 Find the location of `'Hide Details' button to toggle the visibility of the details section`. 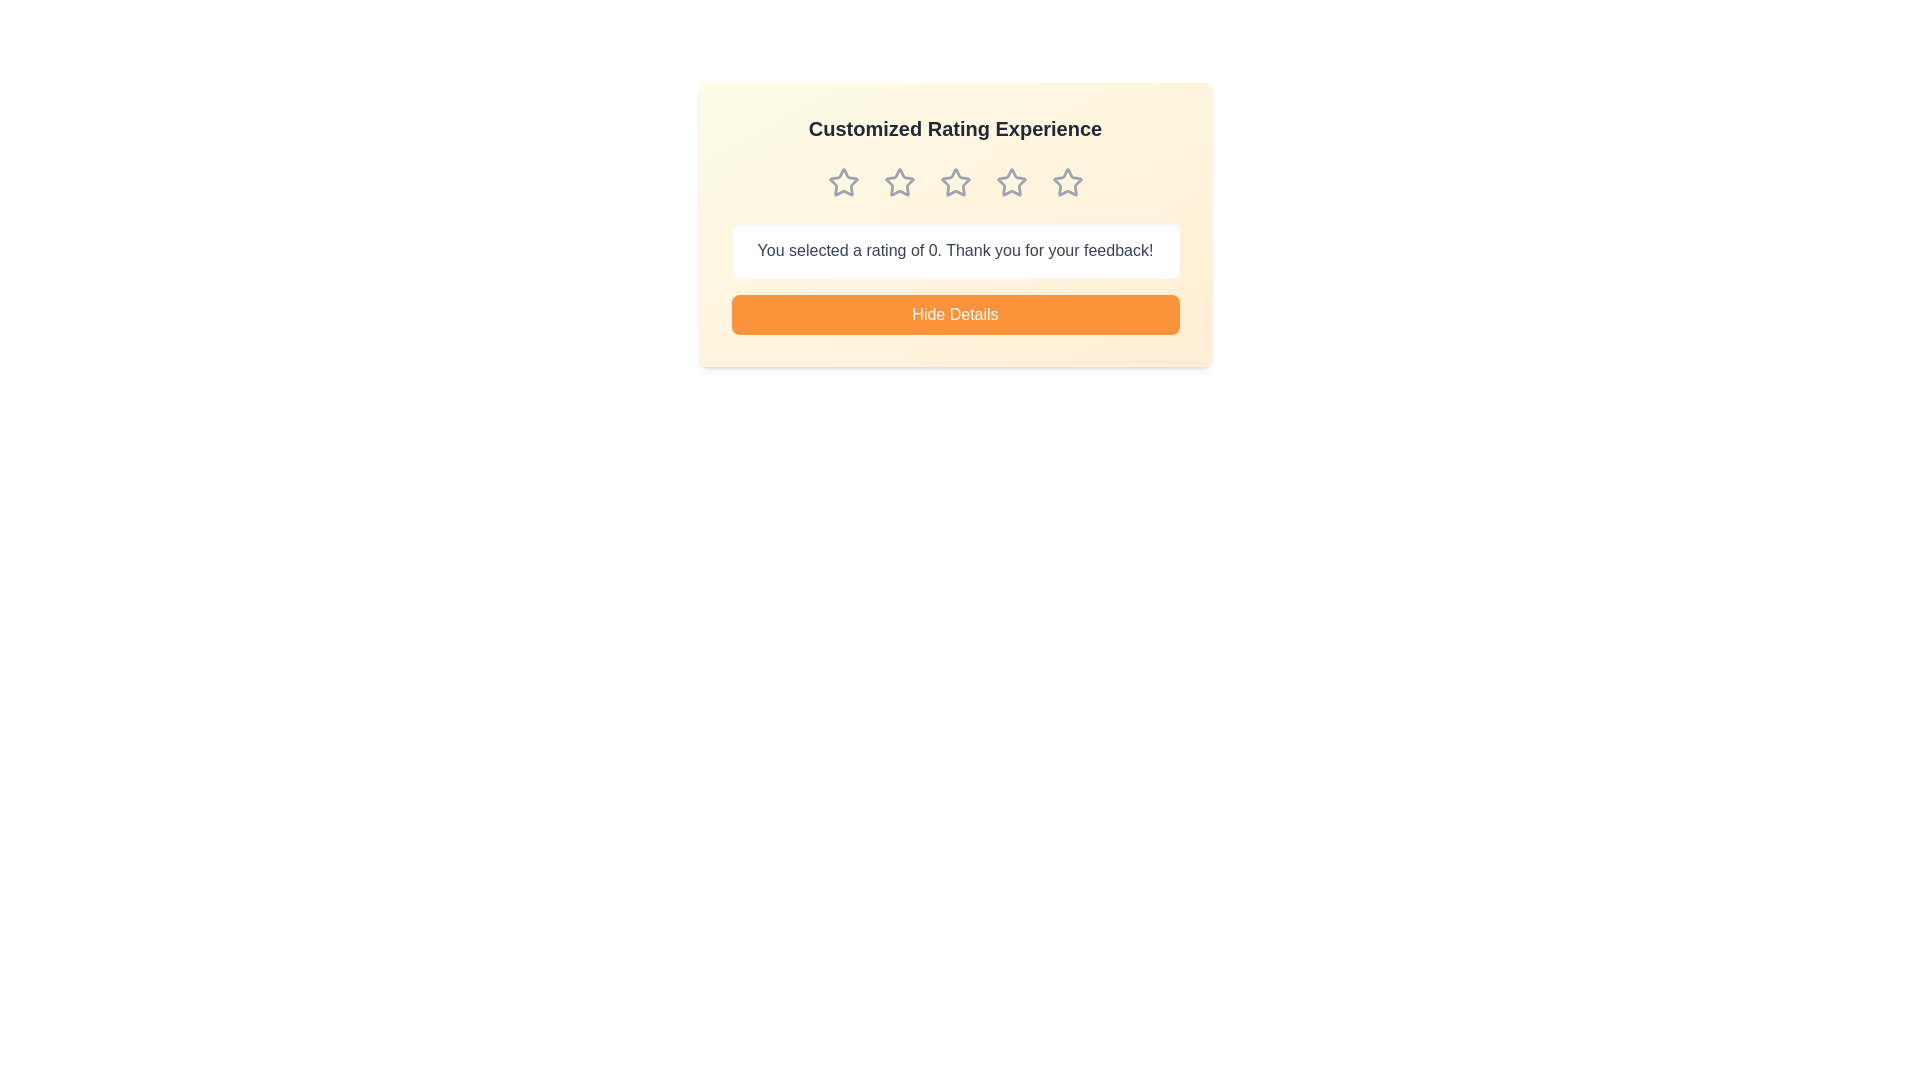

'Hide Details' button to toggle the visibility of the details section is located at coordinates (954, 315).